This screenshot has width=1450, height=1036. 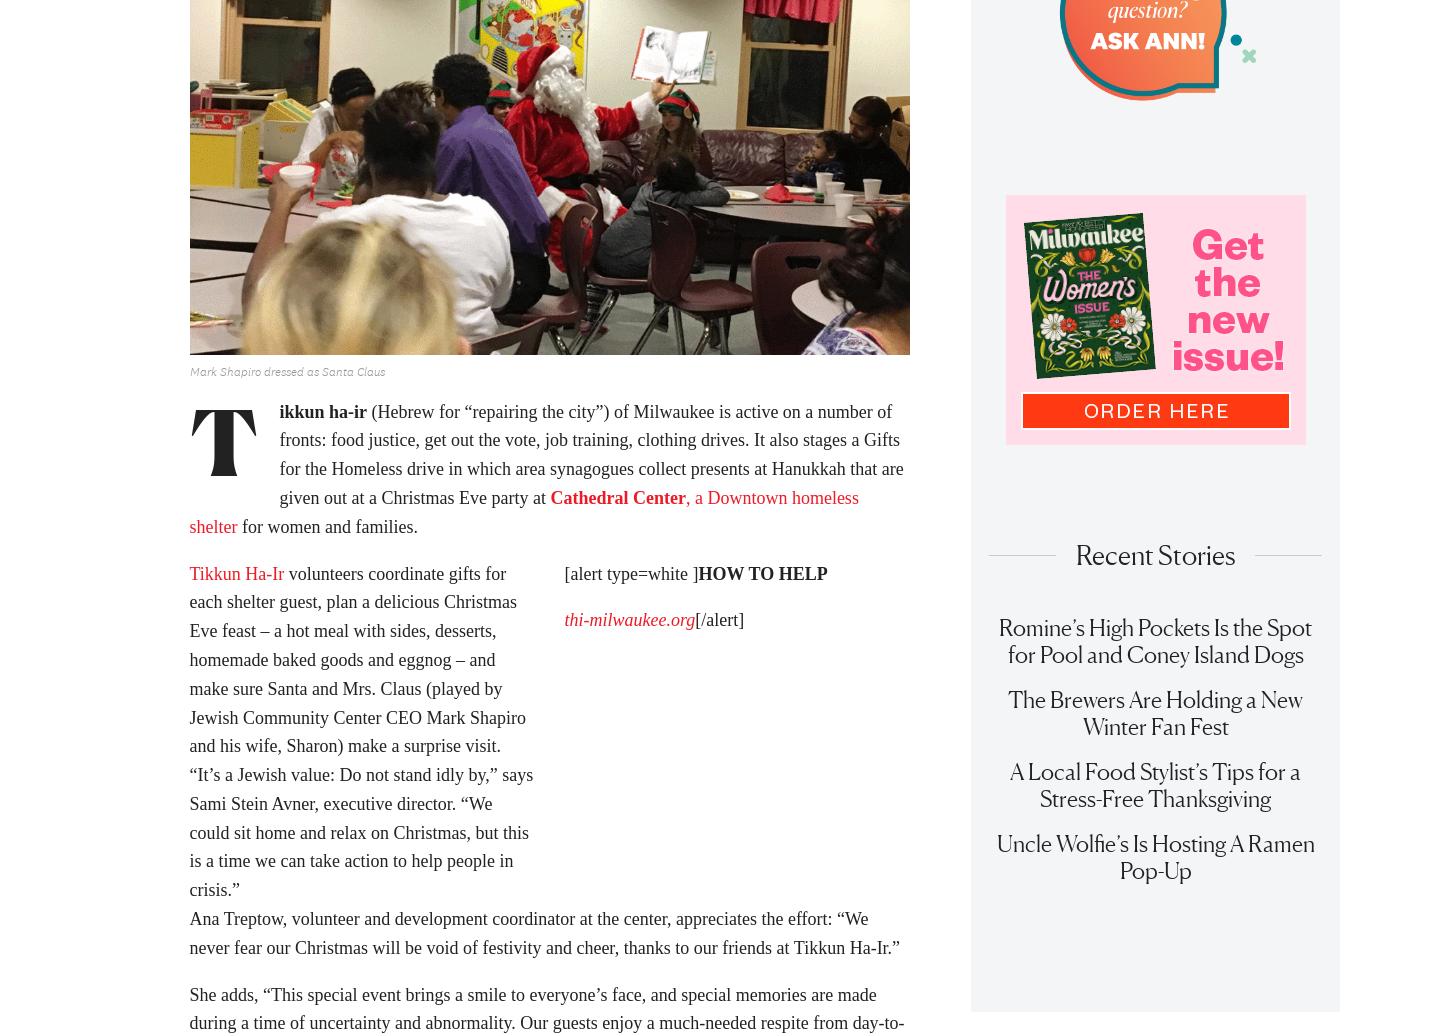 What do you see at coordinates (286, 378) in the screenshot?
I see `'Mark Shapiro dressed as Santa Claus'` at bounding box center [286, 378].